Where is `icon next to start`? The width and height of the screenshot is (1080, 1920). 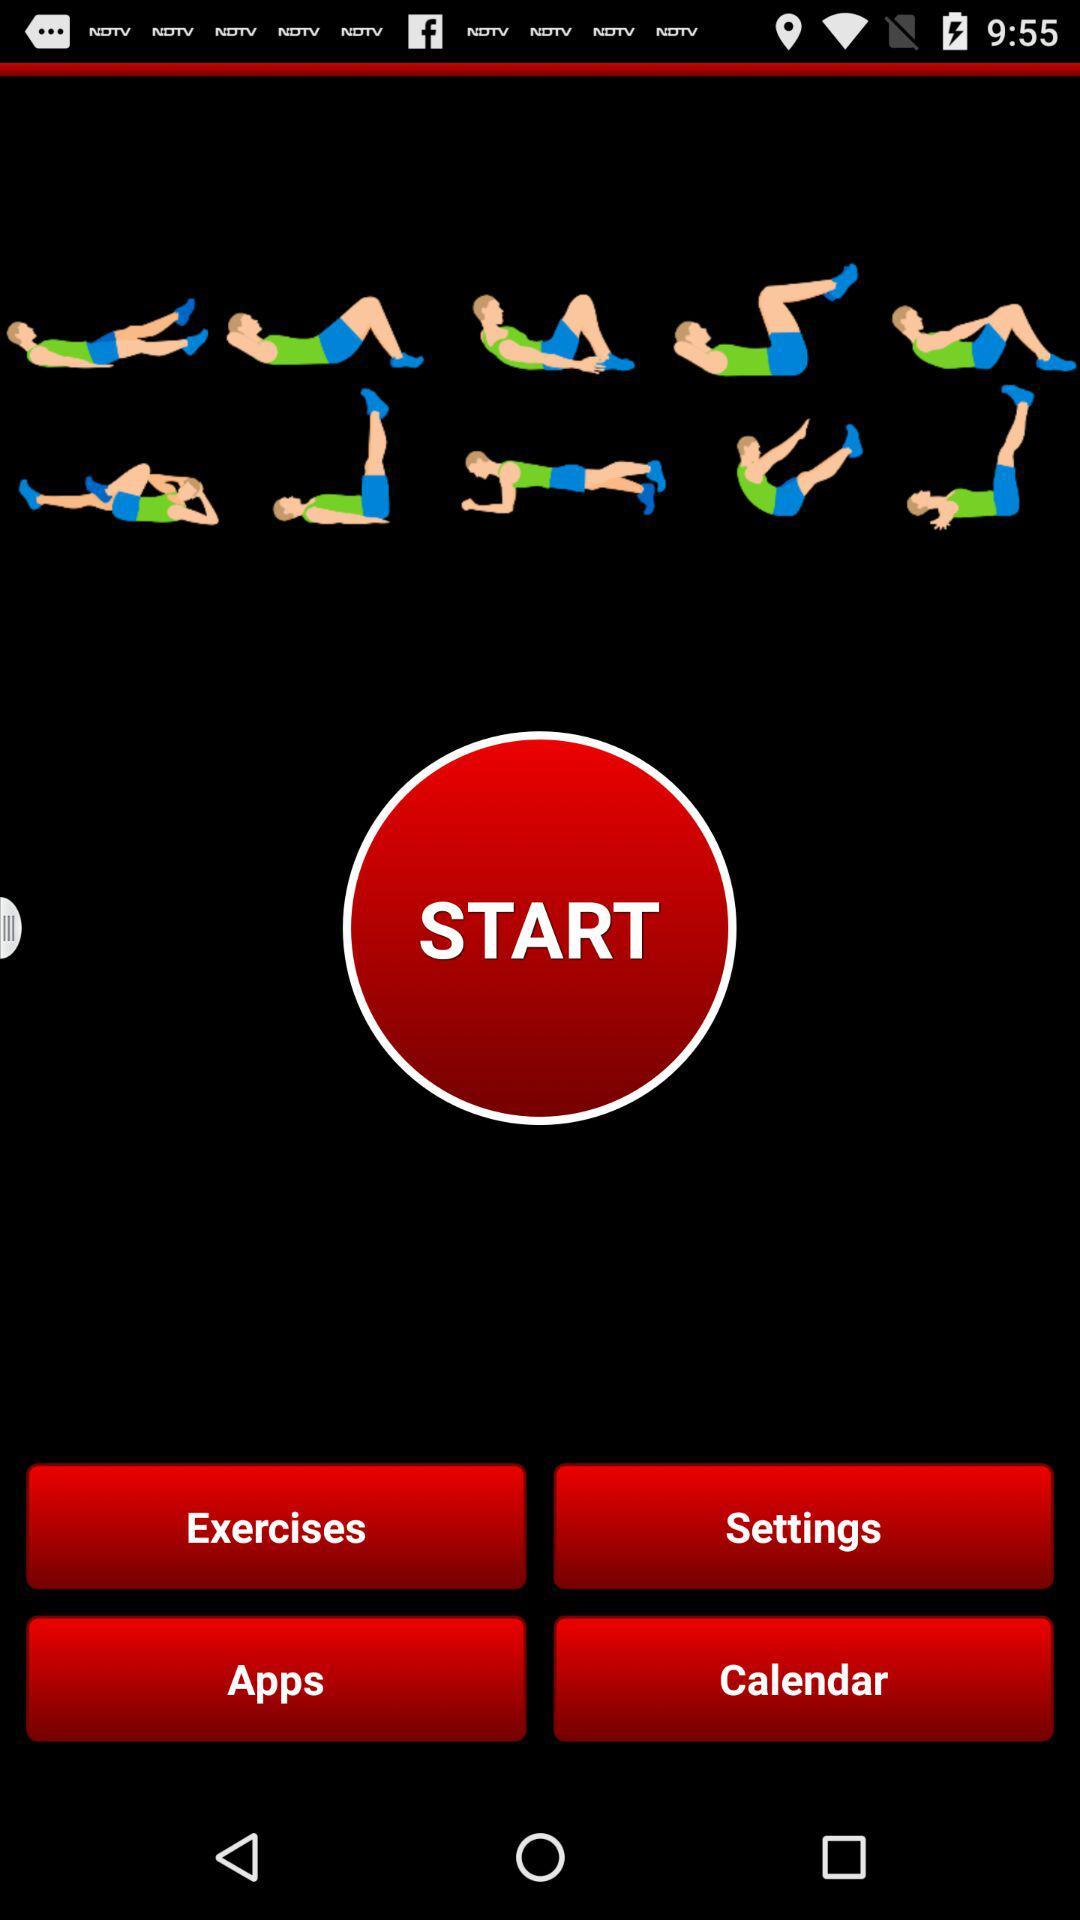 icon next to start is located at coordinates (23, 927).